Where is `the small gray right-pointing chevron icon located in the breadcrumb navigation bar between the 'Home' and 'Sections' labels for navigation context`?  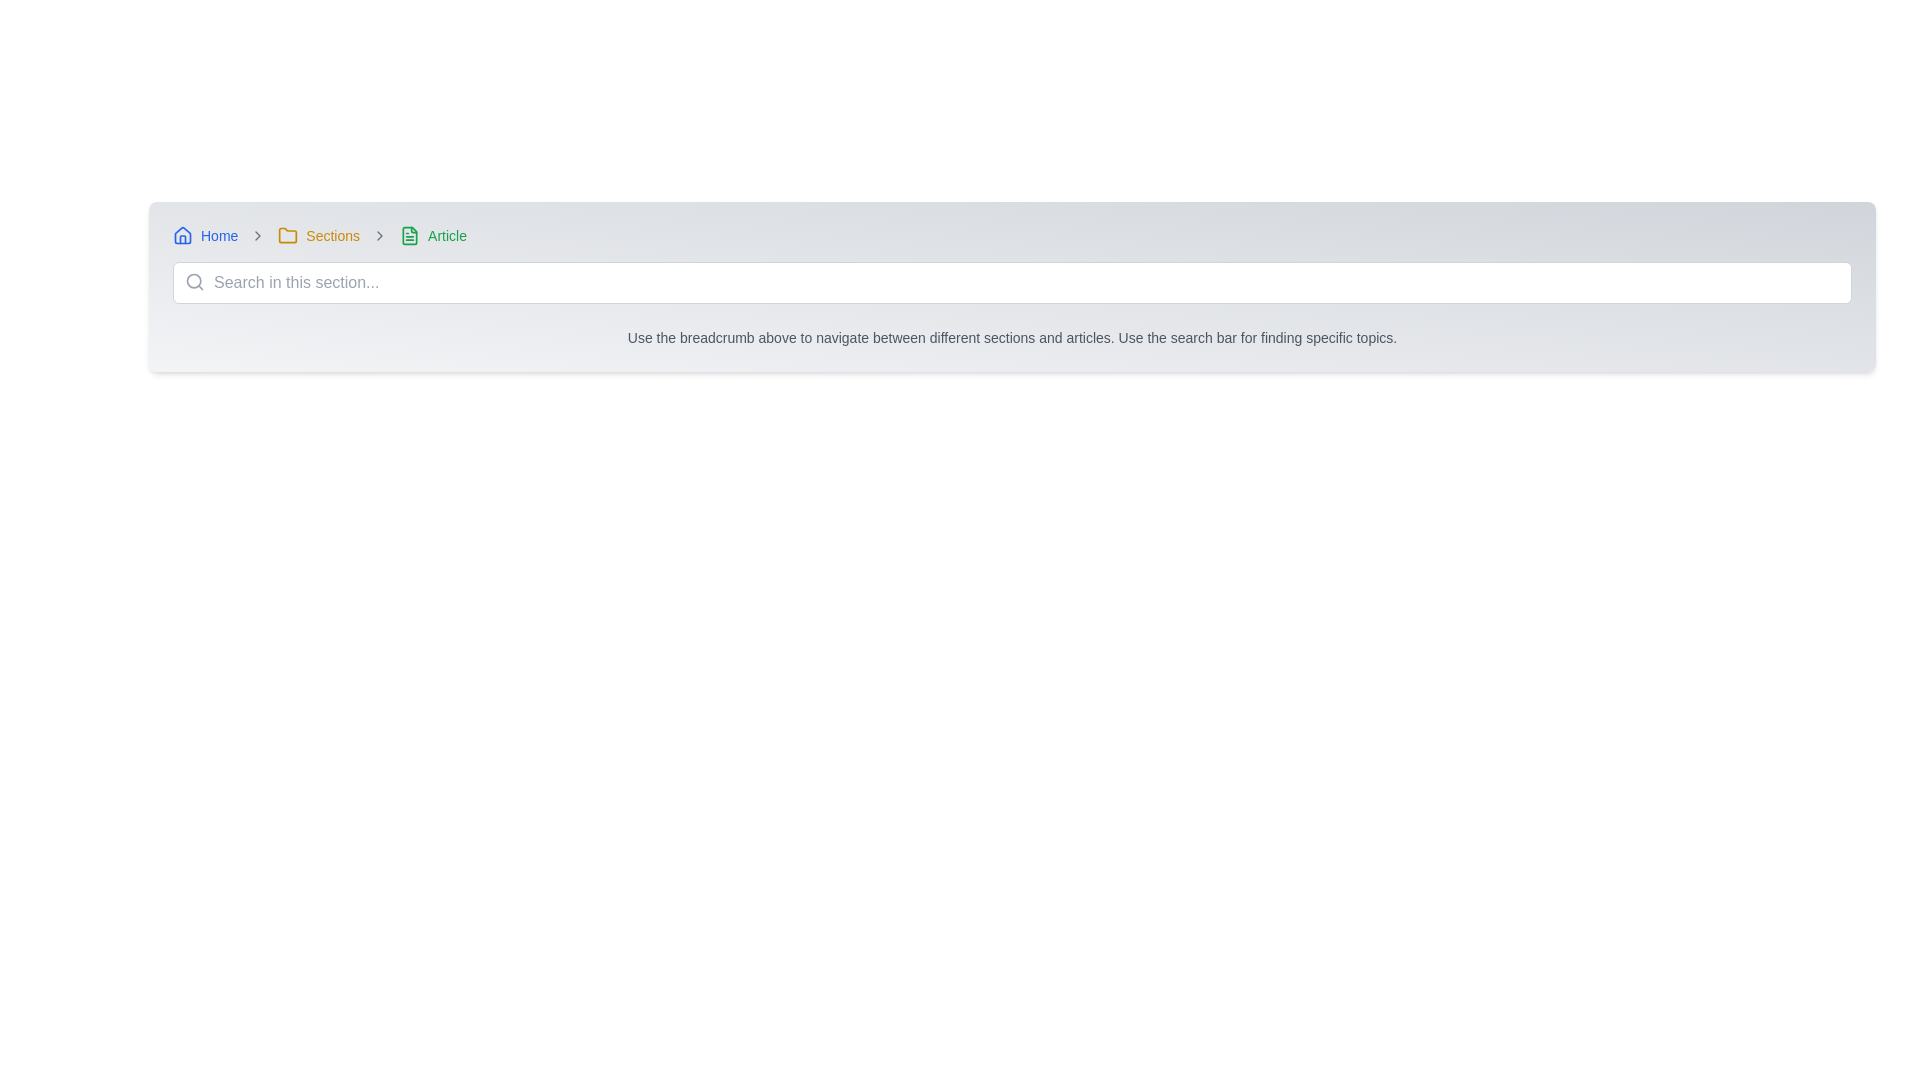 the small gray right-pointing chevron icon located in the breadcrumb navigation bar between the 'Home' and 'Sections' labels for navigation context is located at coordinates (257, 234).